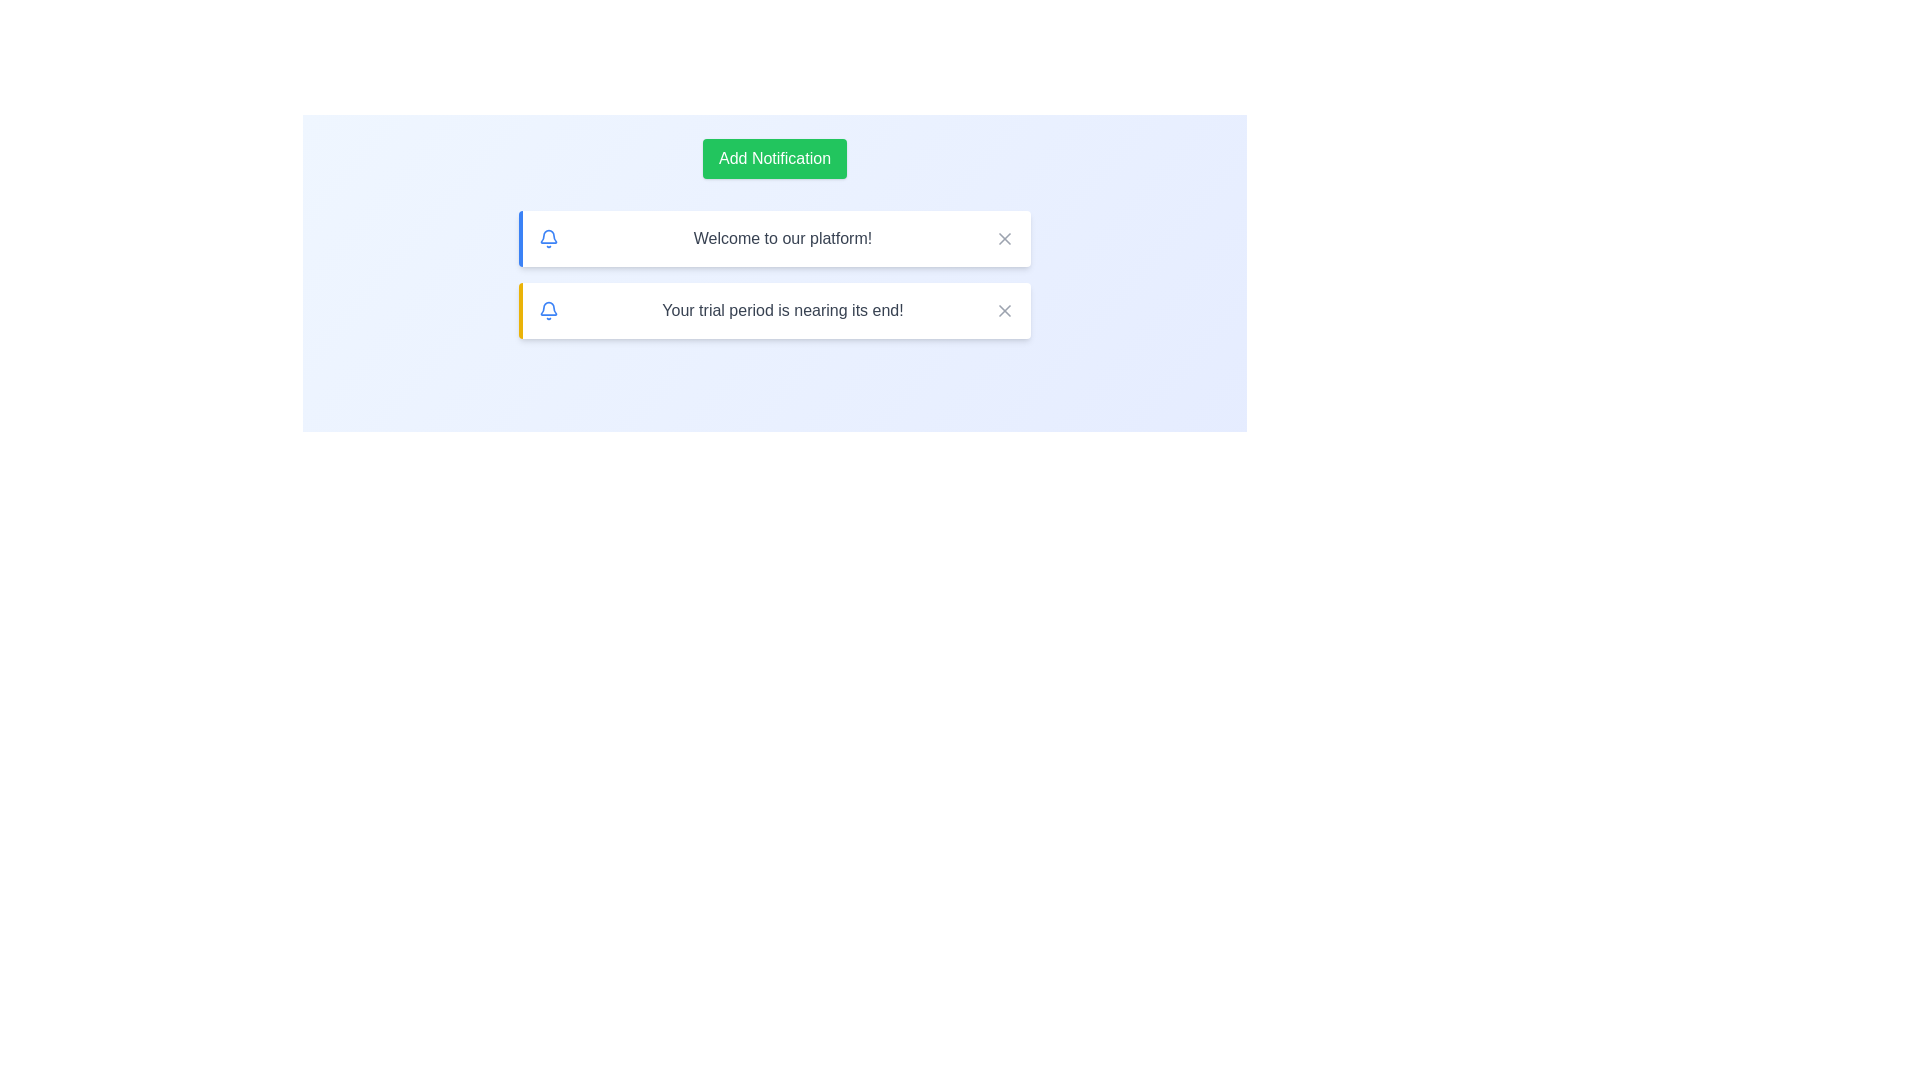 This screenshot has width=1920, height=1080. I want to click on the close button for the notification with the message 'Your trial period is nearing its end!', so click(1004, 311).